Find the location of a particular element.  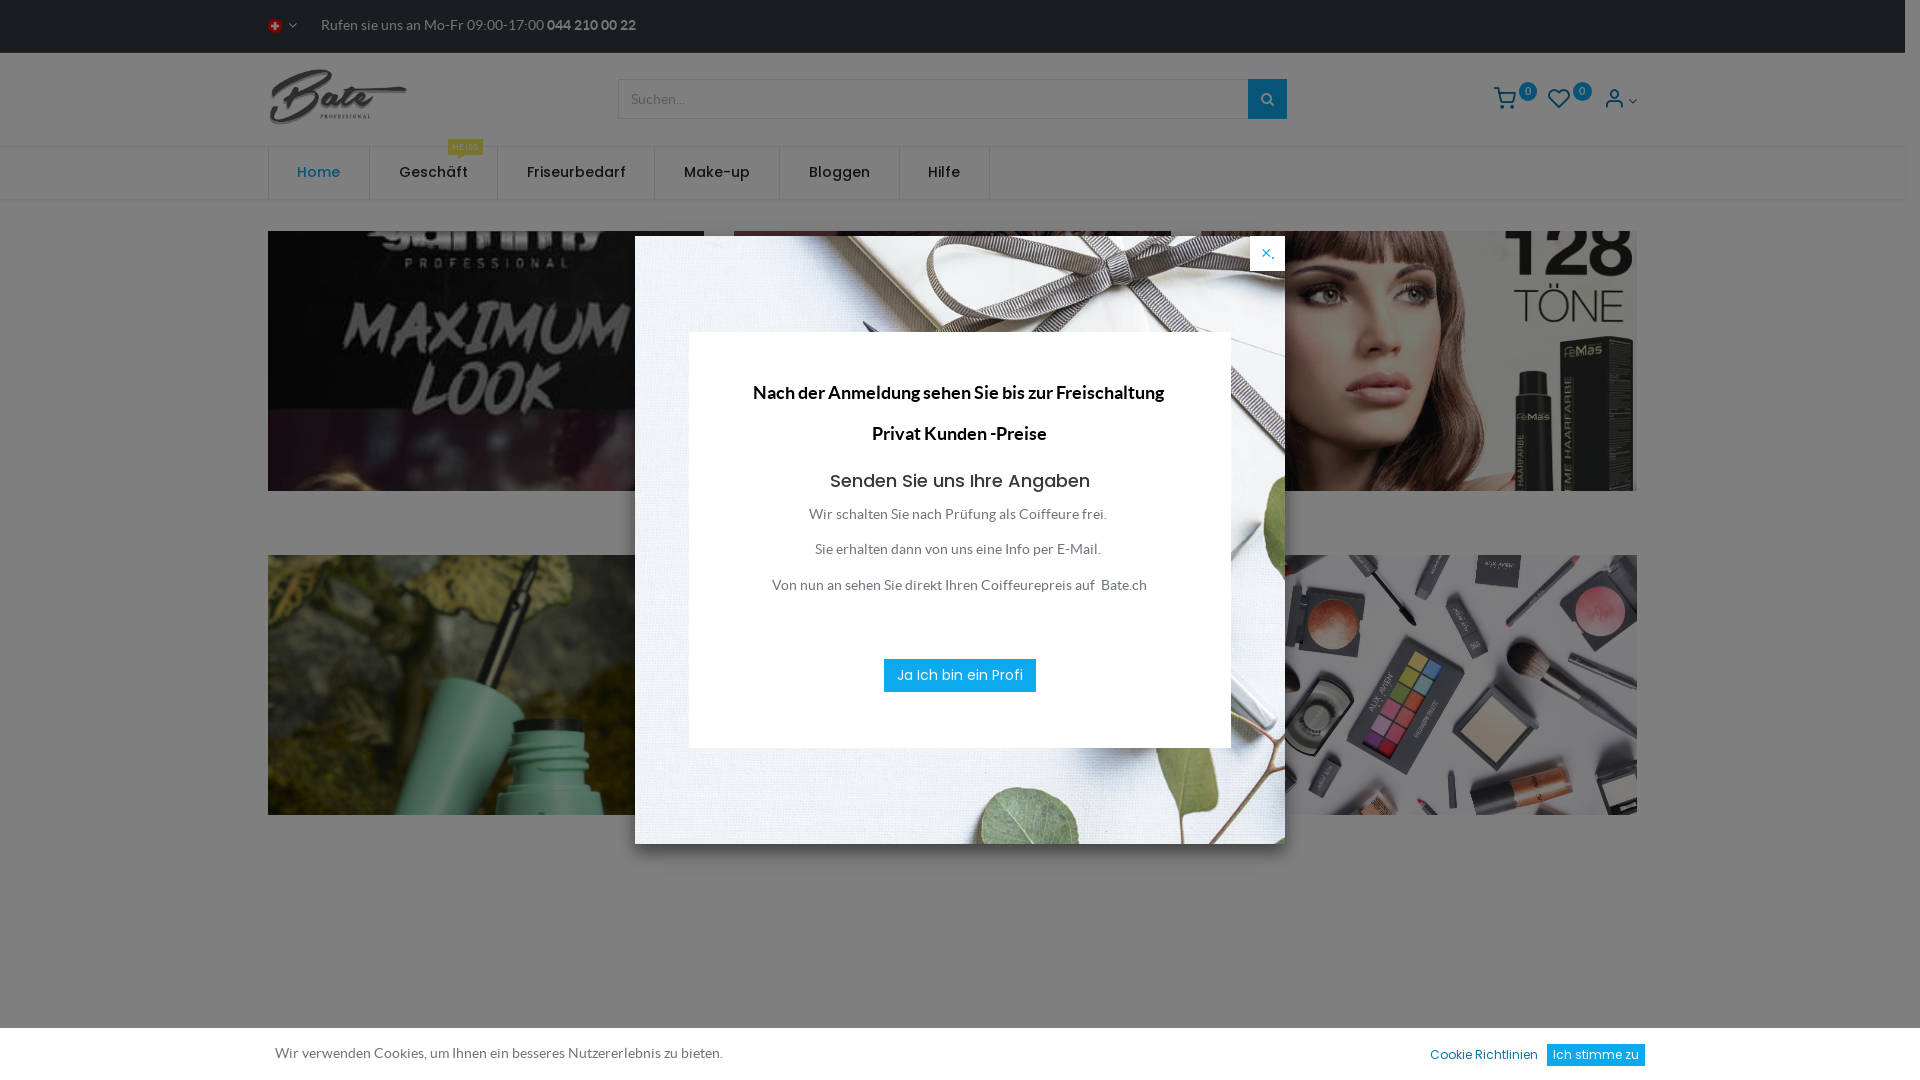

'Home' is located at coordinates (318, 172).